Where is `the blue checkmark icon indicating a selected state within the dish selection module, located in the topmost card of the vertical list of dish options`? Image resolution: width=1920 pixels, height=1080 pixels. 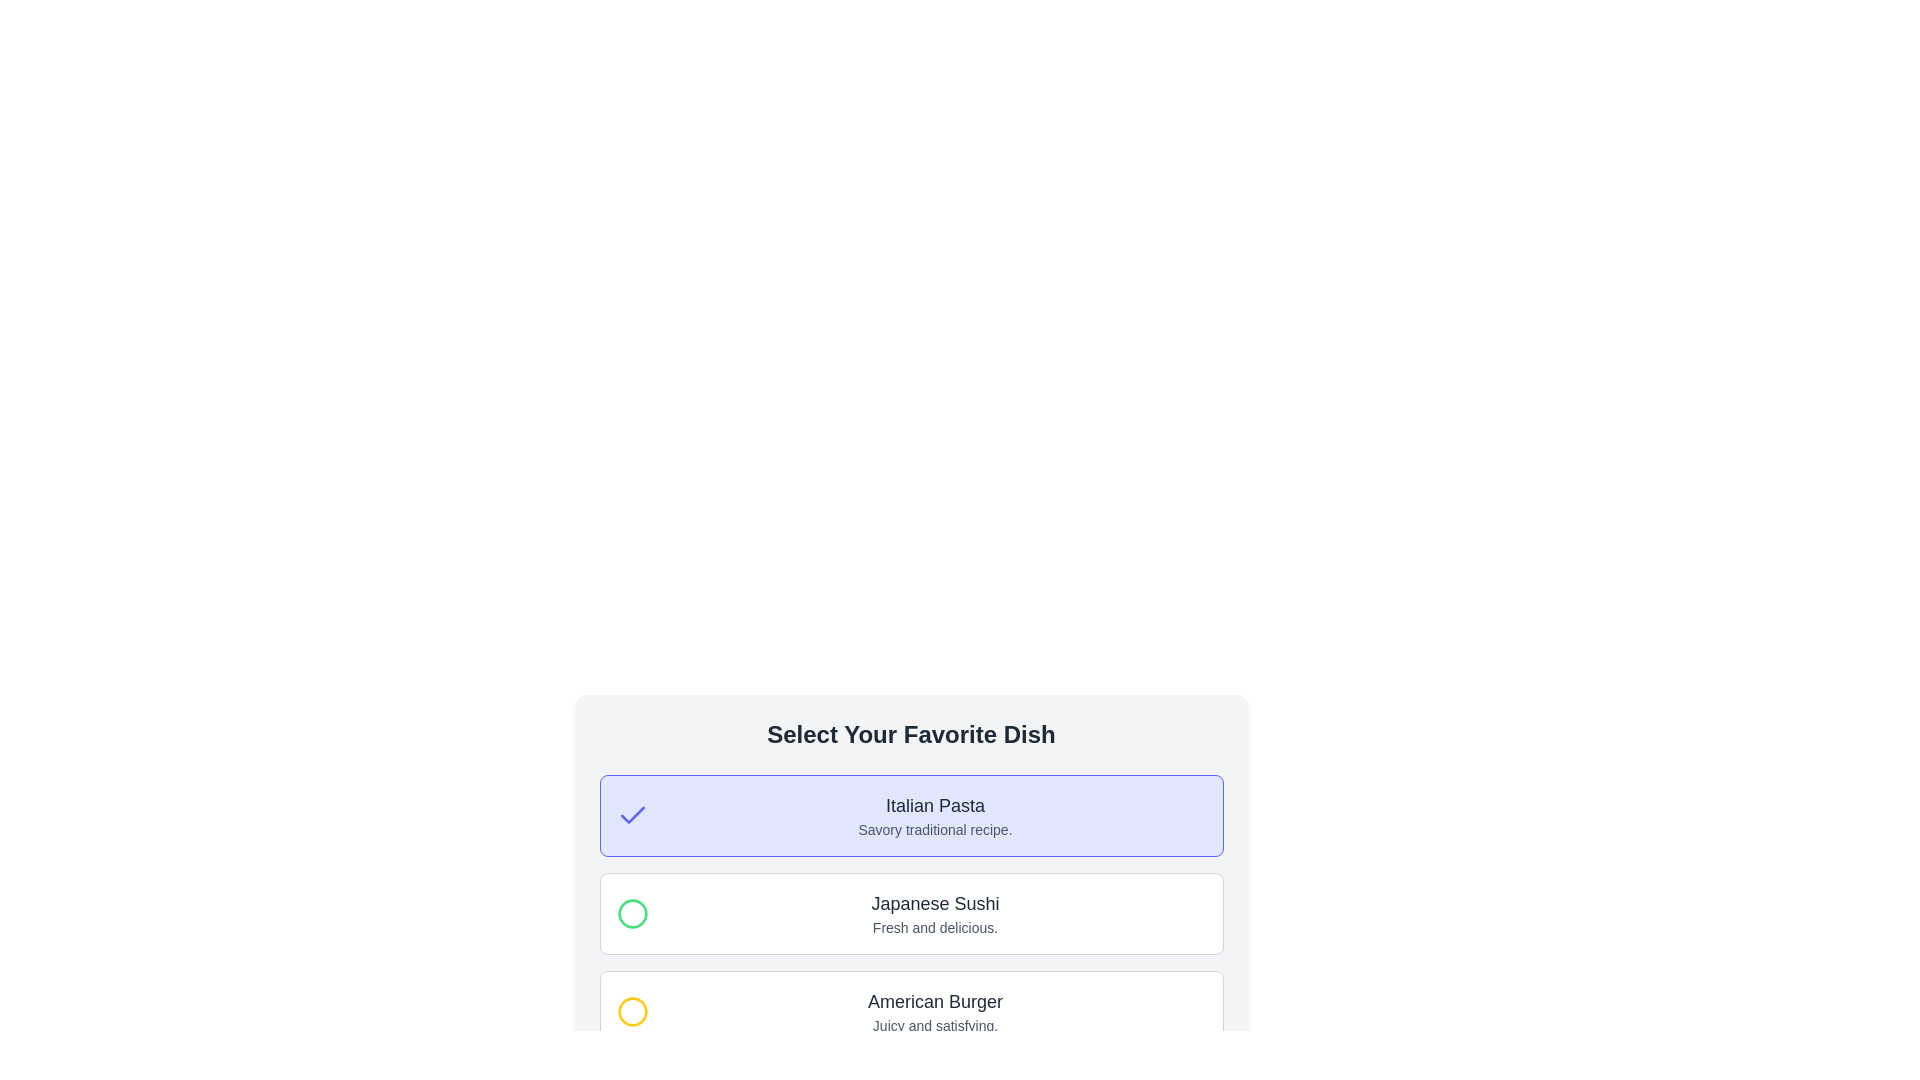 the blue checkmark icon indicating a selected state within the dish selection module, located in the topmost card of the vertical list of dish options is located at coordinates (631, 815).